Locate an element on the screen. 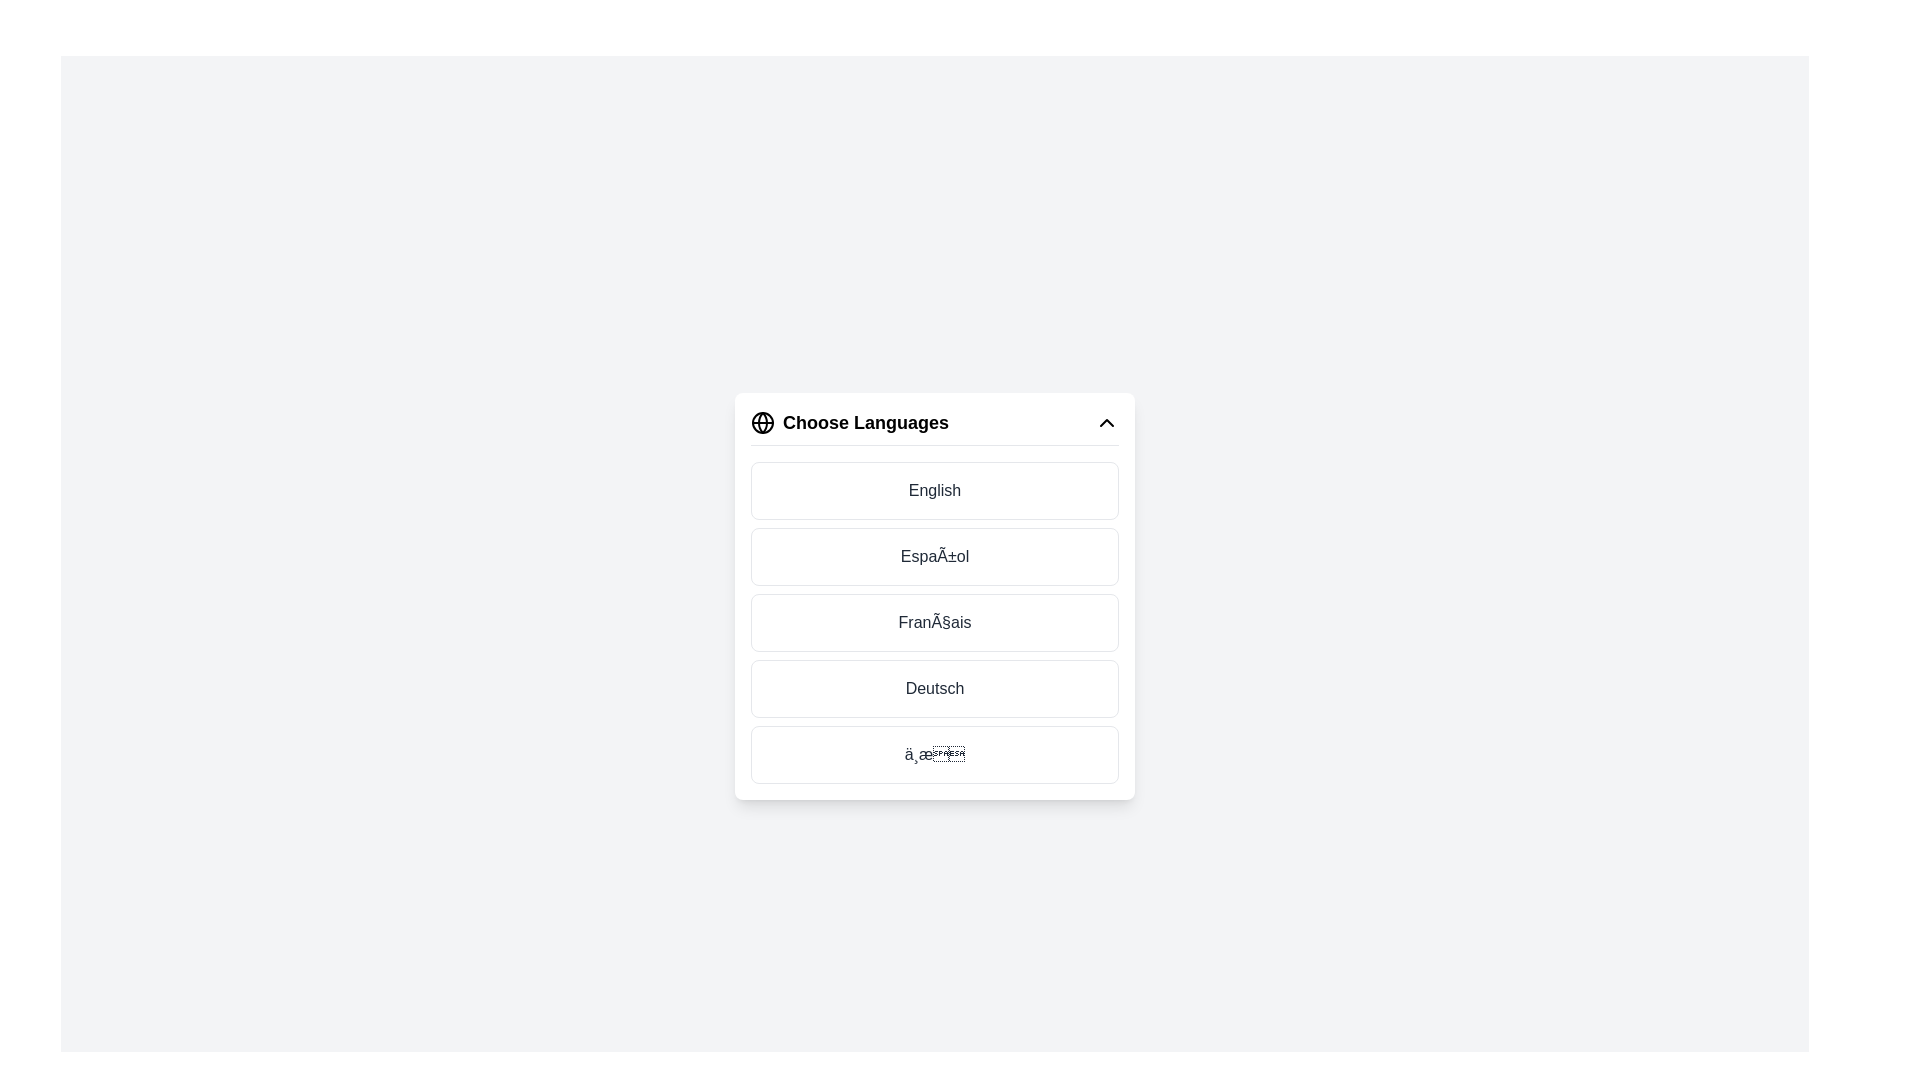 This screenshot has width=1920, height=1080. the 'Choose Languages' text label that serves as a heading for the language selection dropdown is located at coordinates (849, 420).